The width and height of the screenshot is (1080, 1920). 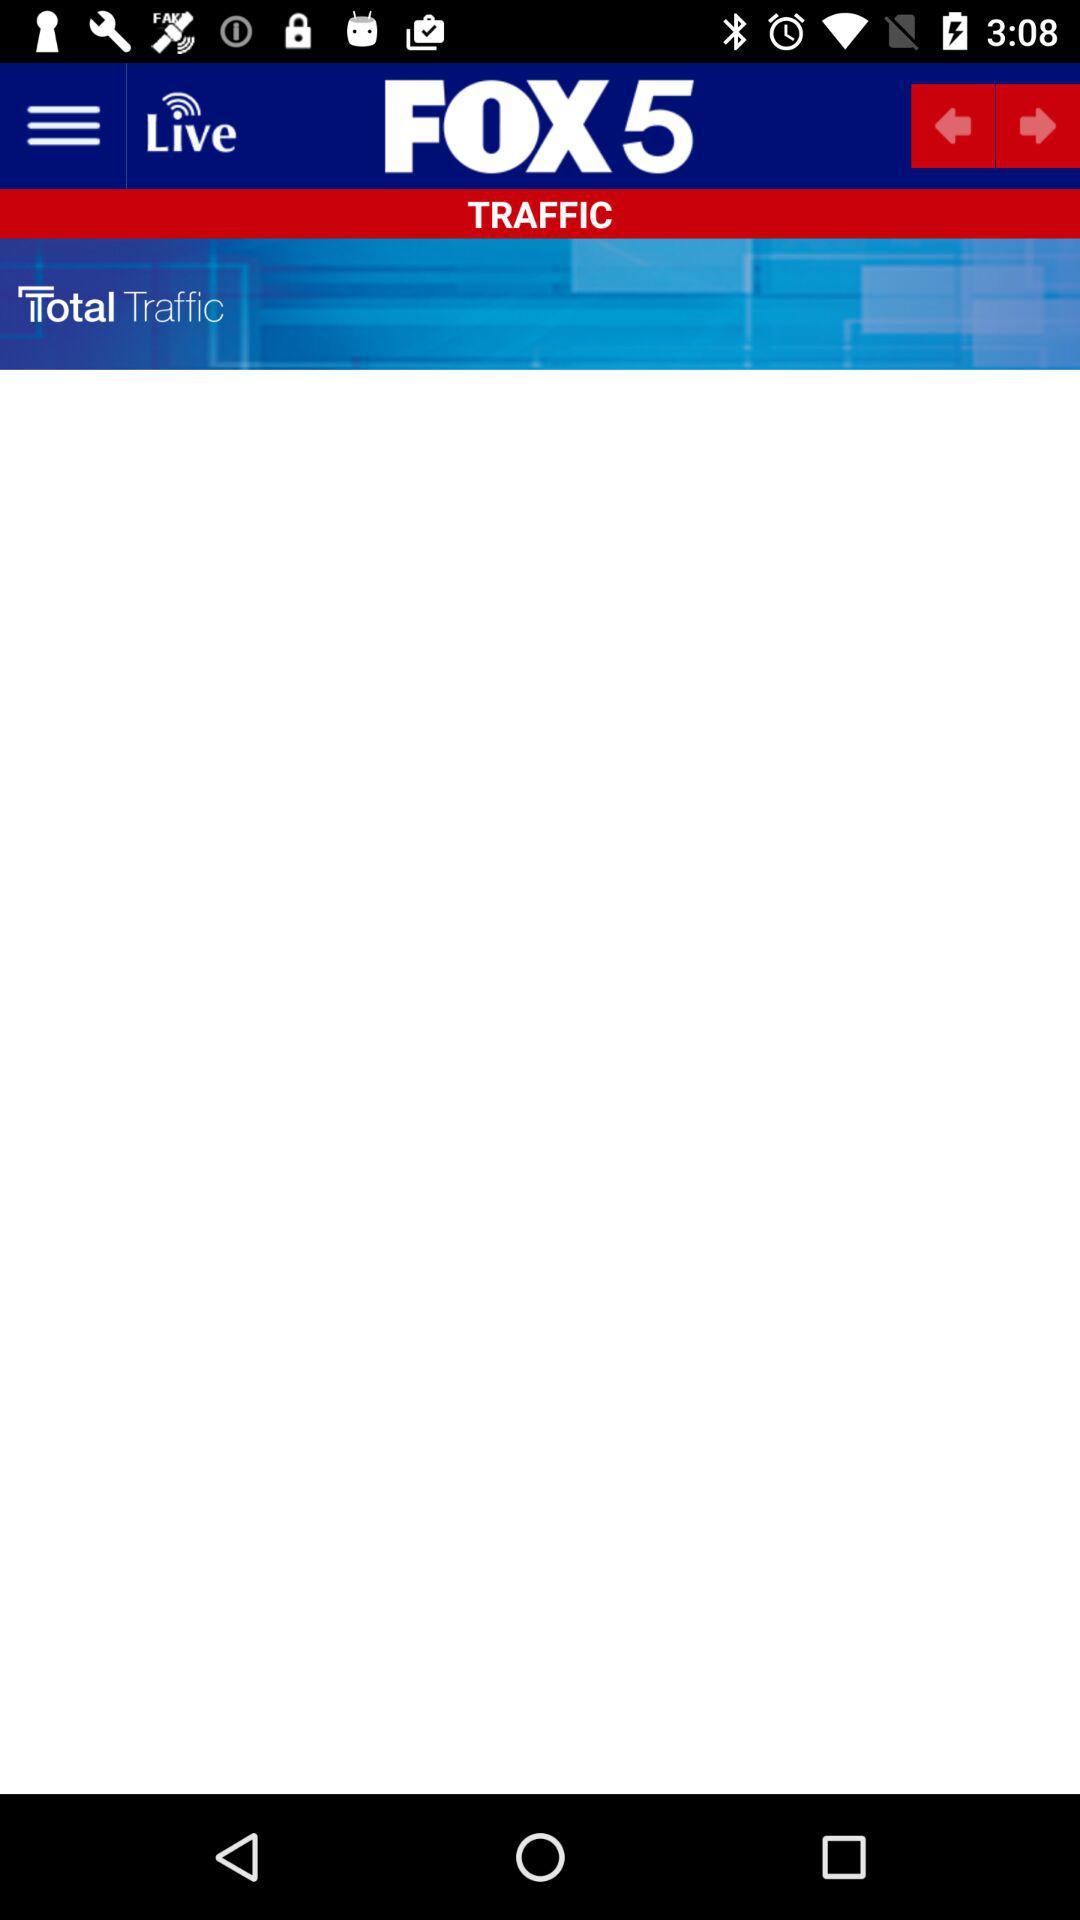 What do you see at coordinates (540, 124) in the screenshot?
I see `the sliders icon` at bounding box center [540, 124].